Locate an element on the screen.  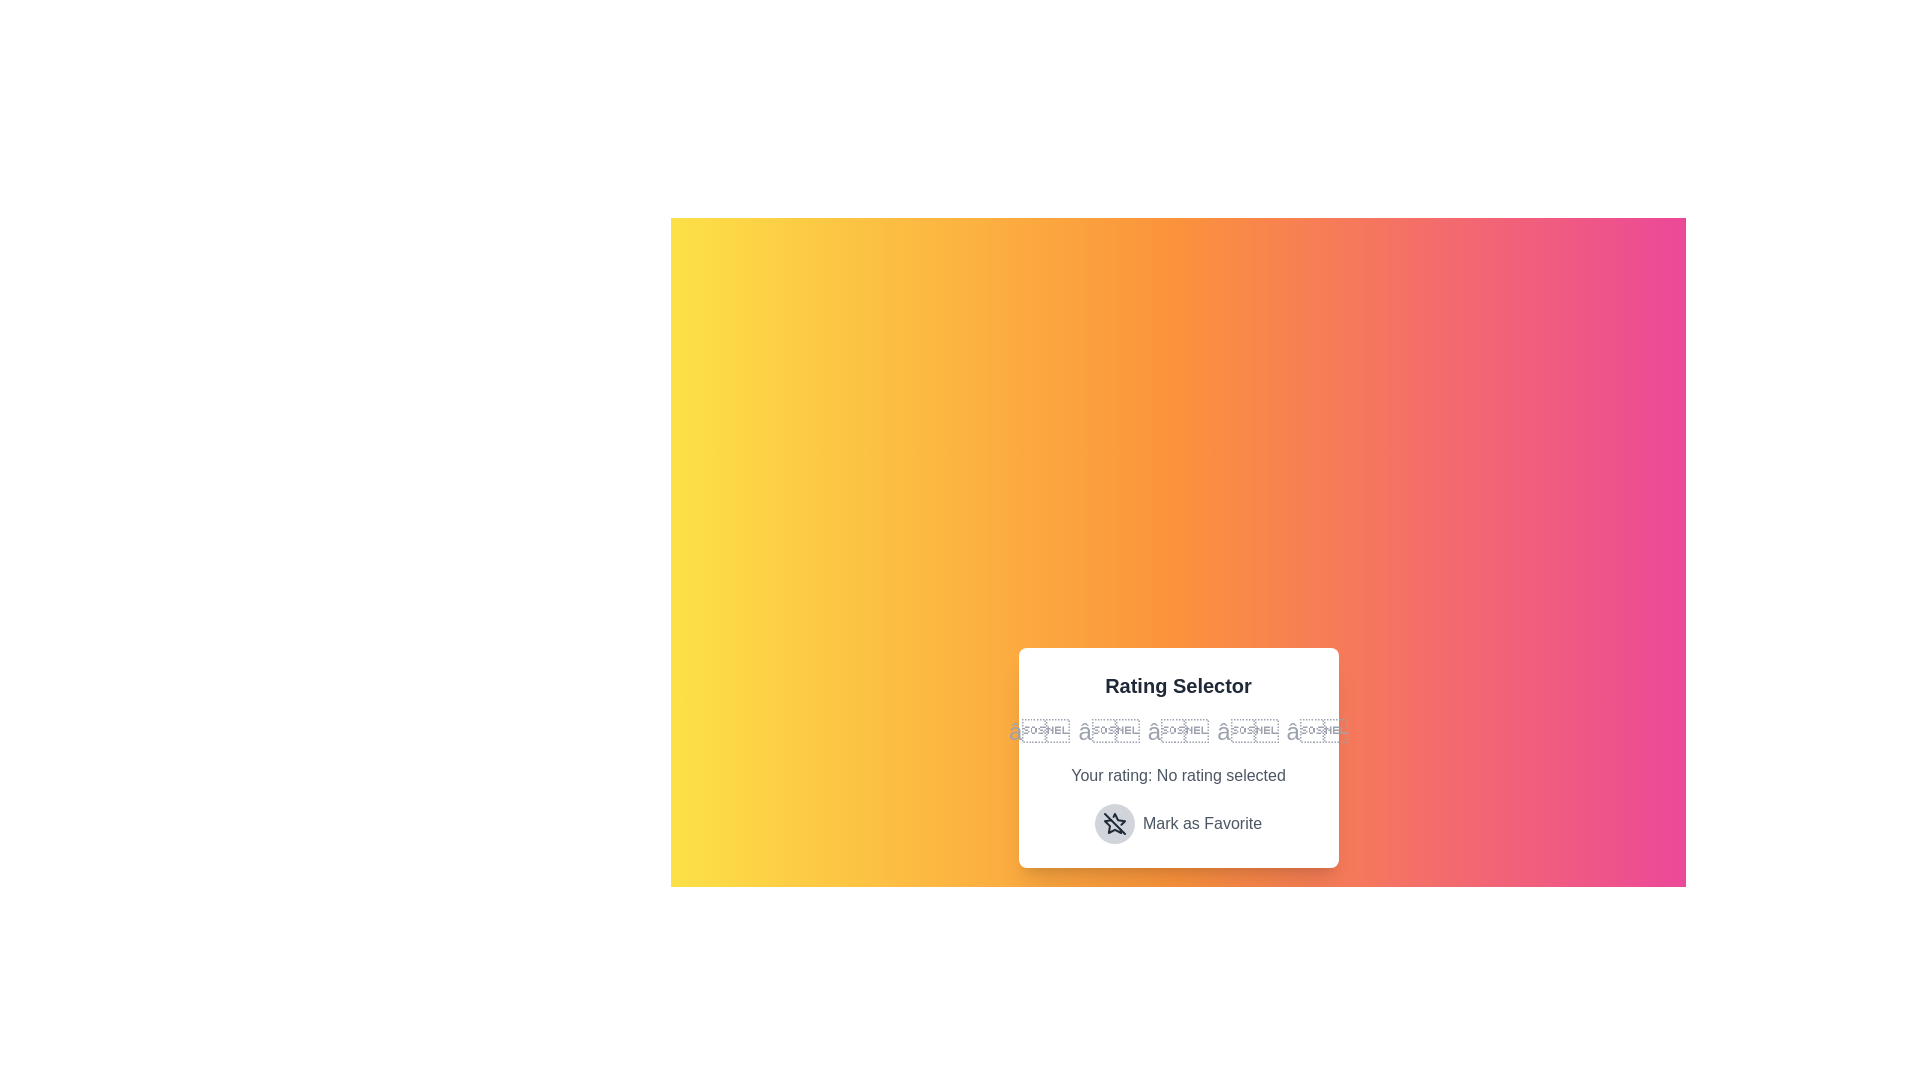
the star button to mark the item as a favorite, which toggles its state from gray to active is located at coordinates (1113, 824).